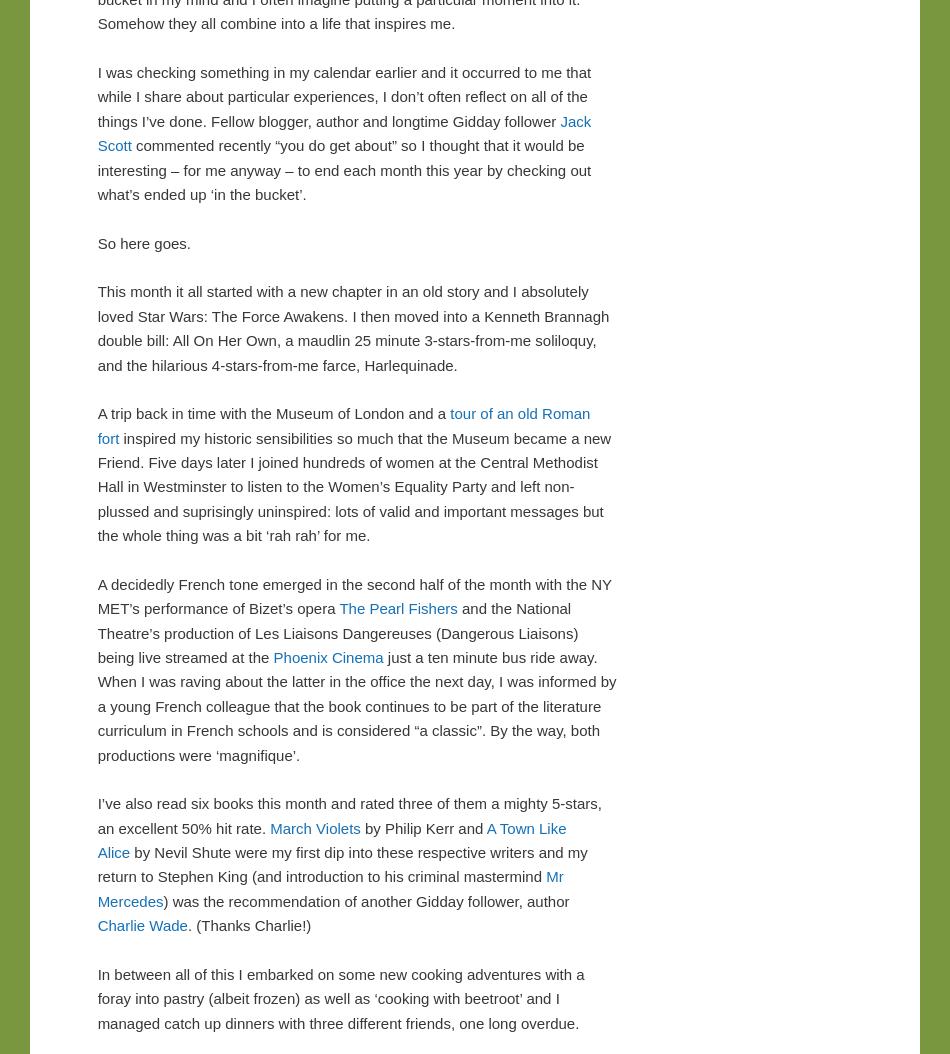 Image resolution: width=950 pixels, height=1054 pixels. What do you see at coordinates (327, 657) in the screenshot?
I see `'Phoenix Cinema'` at bounding box center [327, 657].